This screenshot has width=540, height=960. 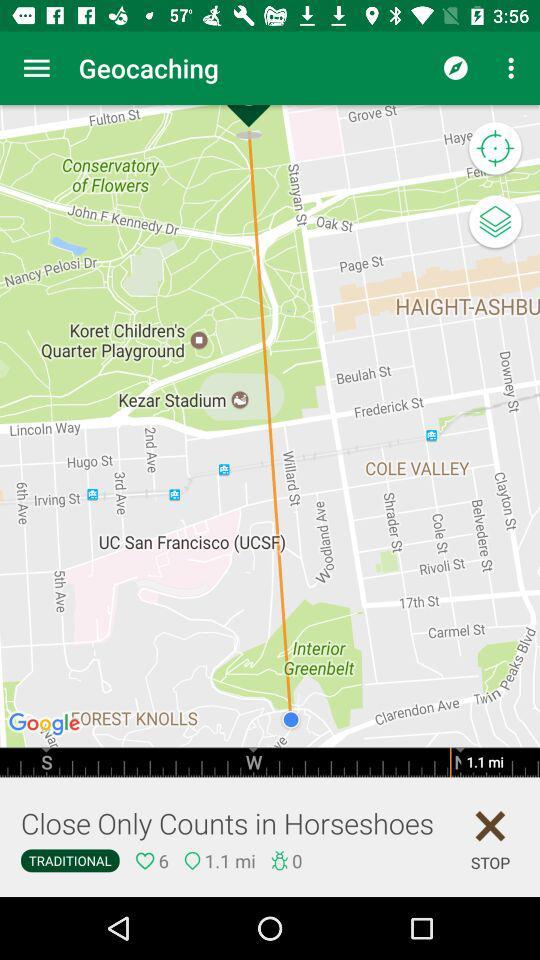 What do you see at coordinates (494, 223) in the screenshot?
I see `the layers icon` at bounding box center [494, 223].